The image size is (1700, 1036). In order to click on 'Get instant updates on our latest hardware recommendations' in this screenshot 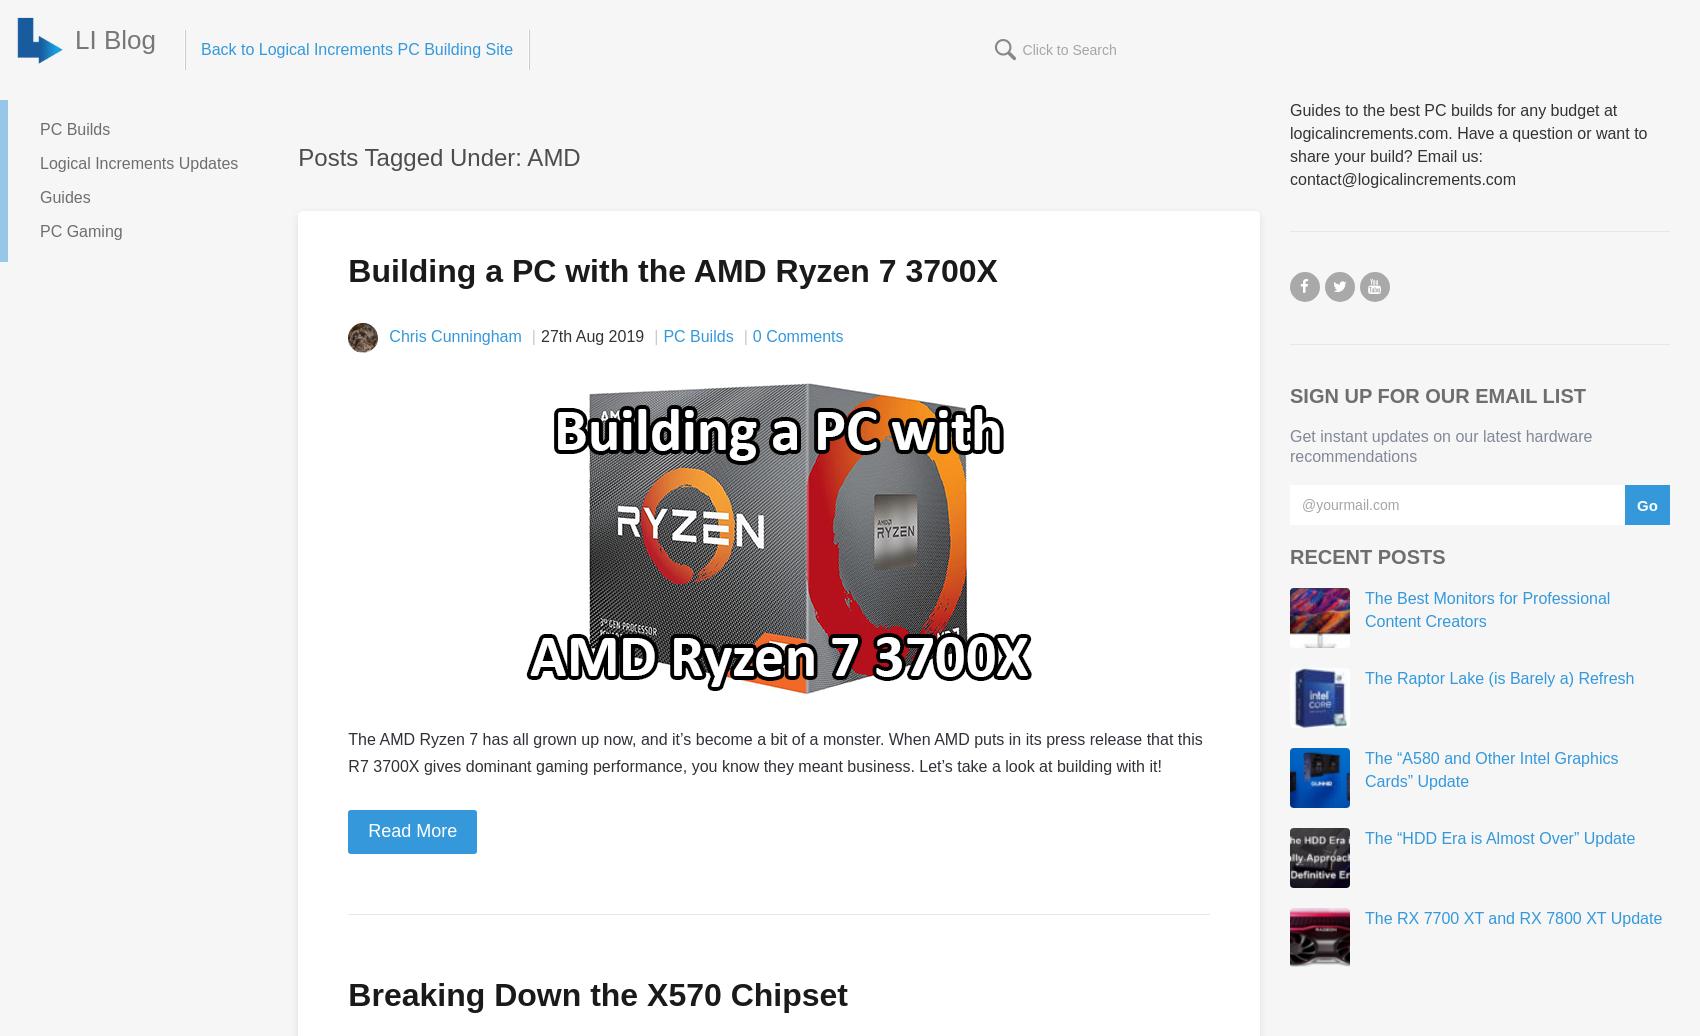, I will do `click(1439, 445)`.